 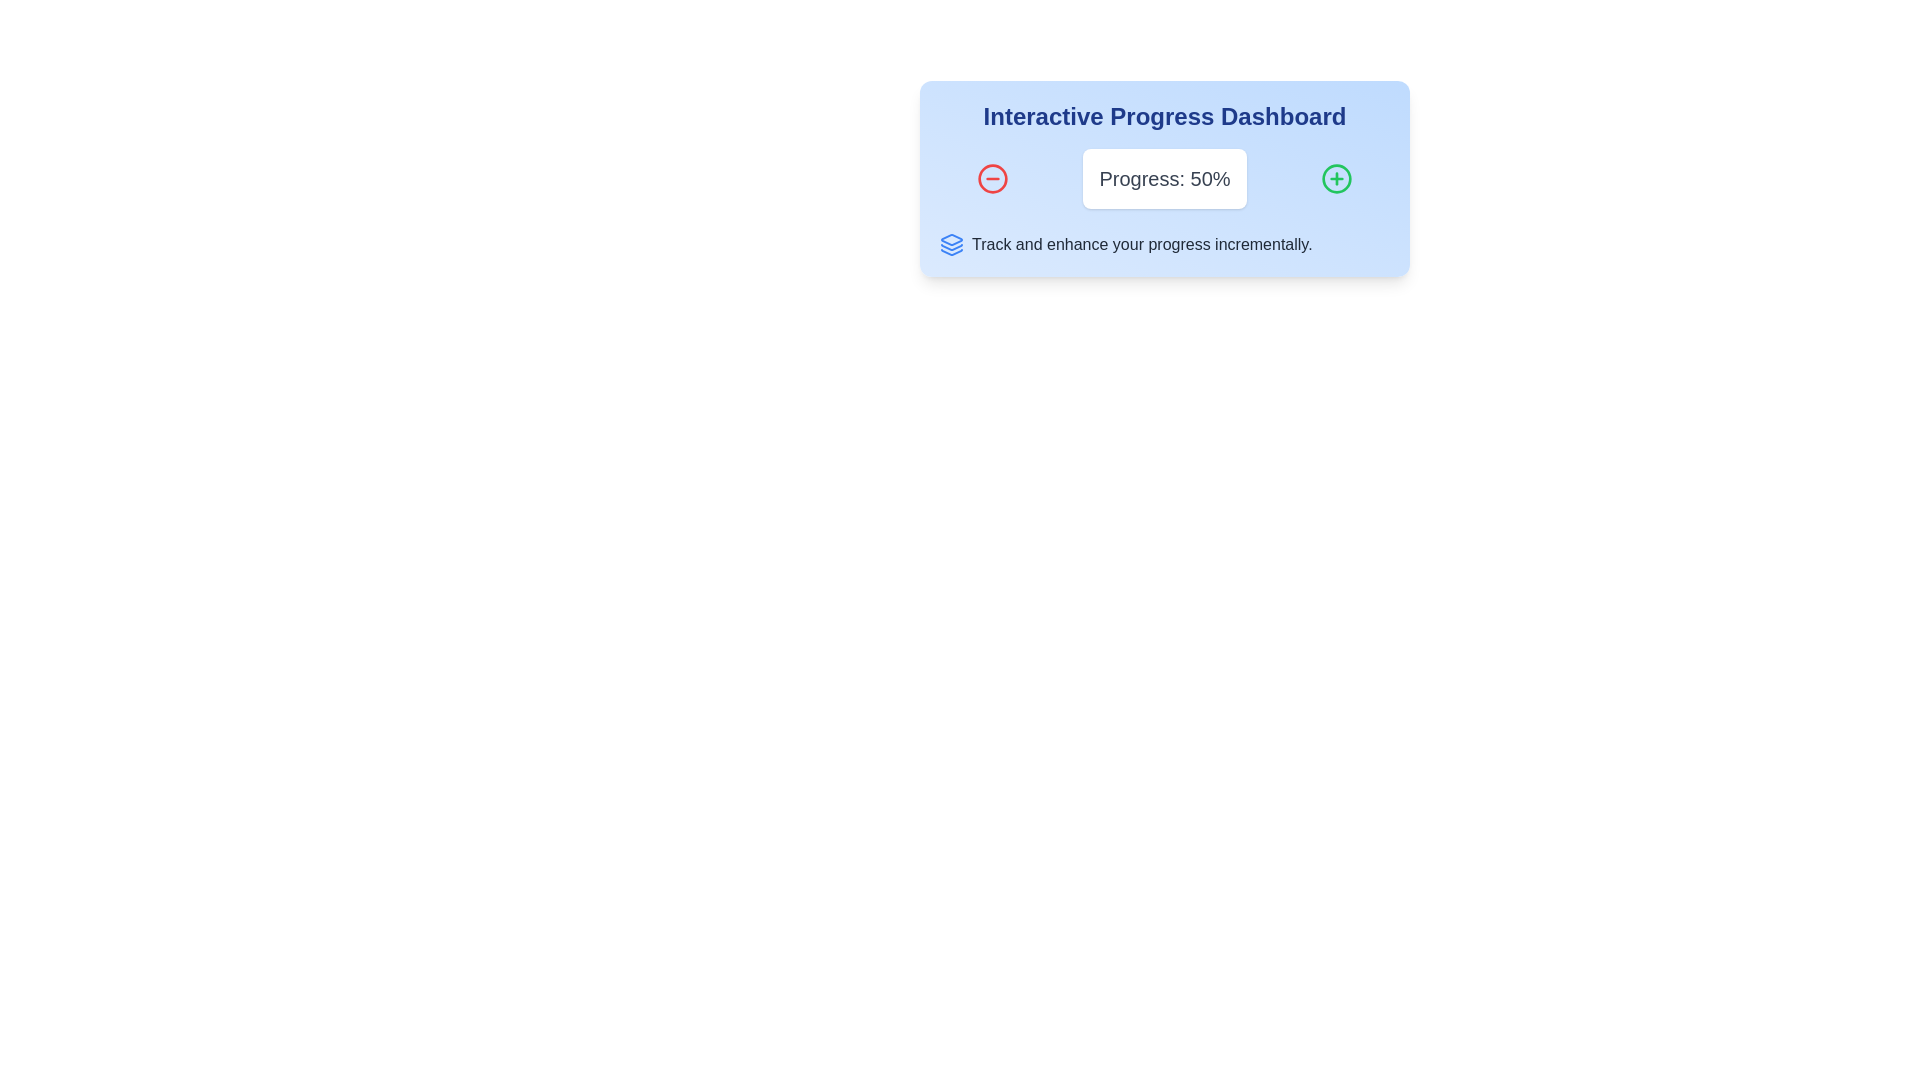 What do you see at coordinates (993, 177) in the screenshot?
I see `the circular visual element representing a subtraction action within the icon on the 'Interactive Progress Dashboard' card` at bounding box center [993, 177].